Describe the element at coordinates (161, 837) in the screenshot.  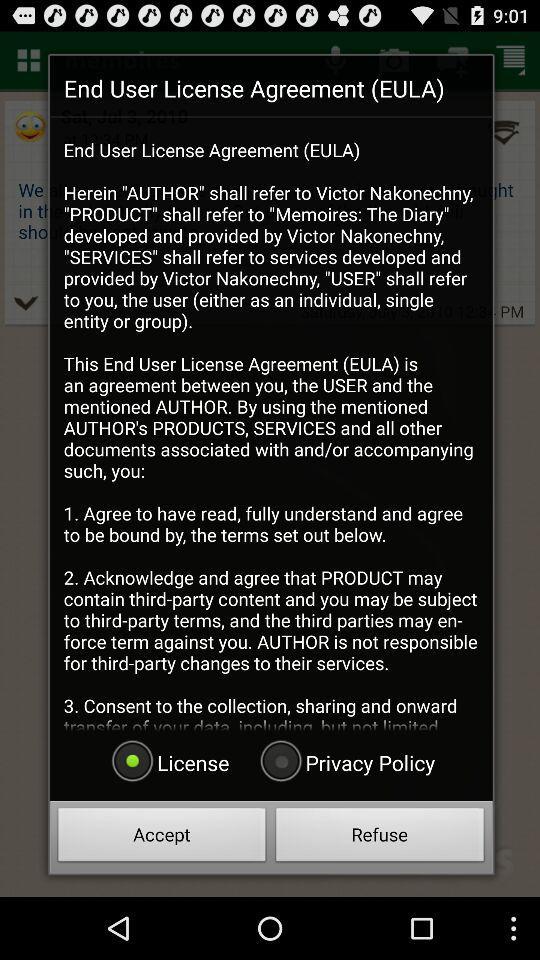
I see `item to the left of the refuse item` at that location.